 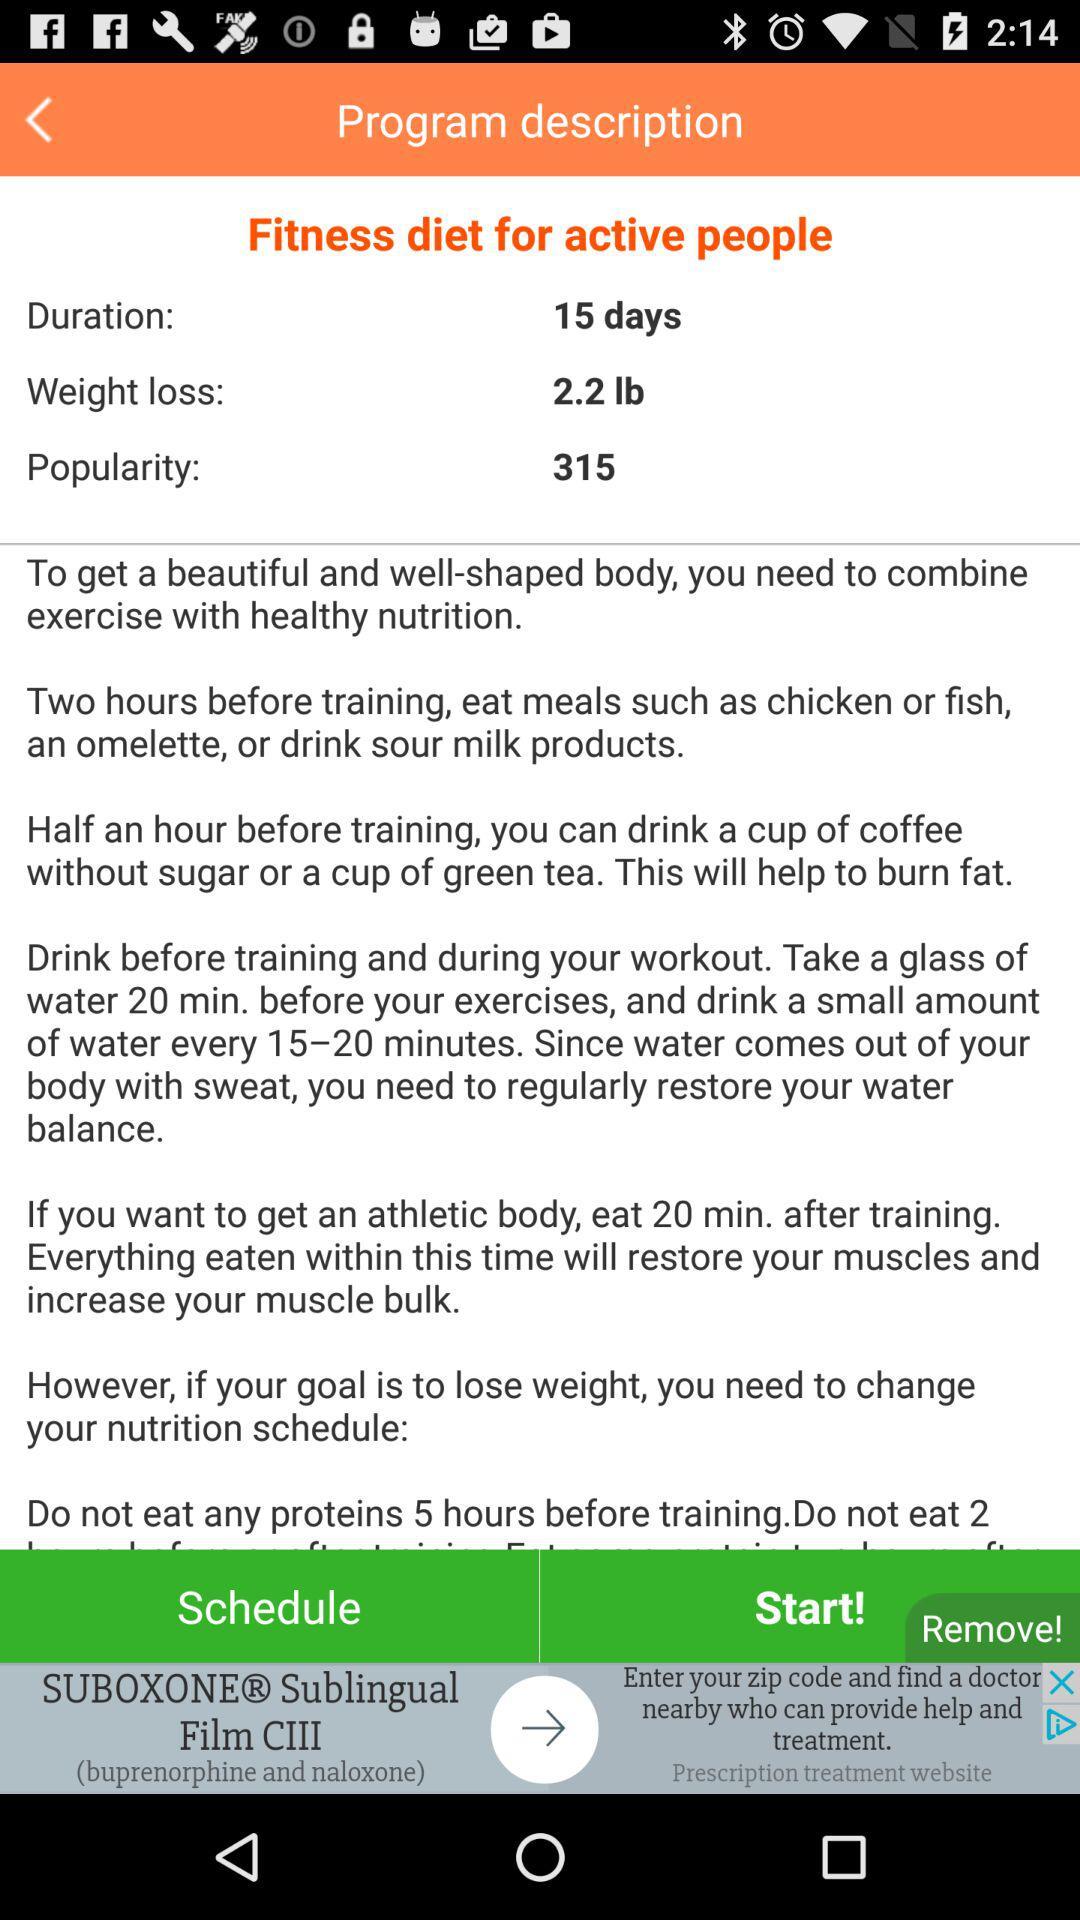 What do you see at coordinates (810, 1606) in the screenshot?
I see `the green text box start from bottom` at bounding box center [810, 1606].